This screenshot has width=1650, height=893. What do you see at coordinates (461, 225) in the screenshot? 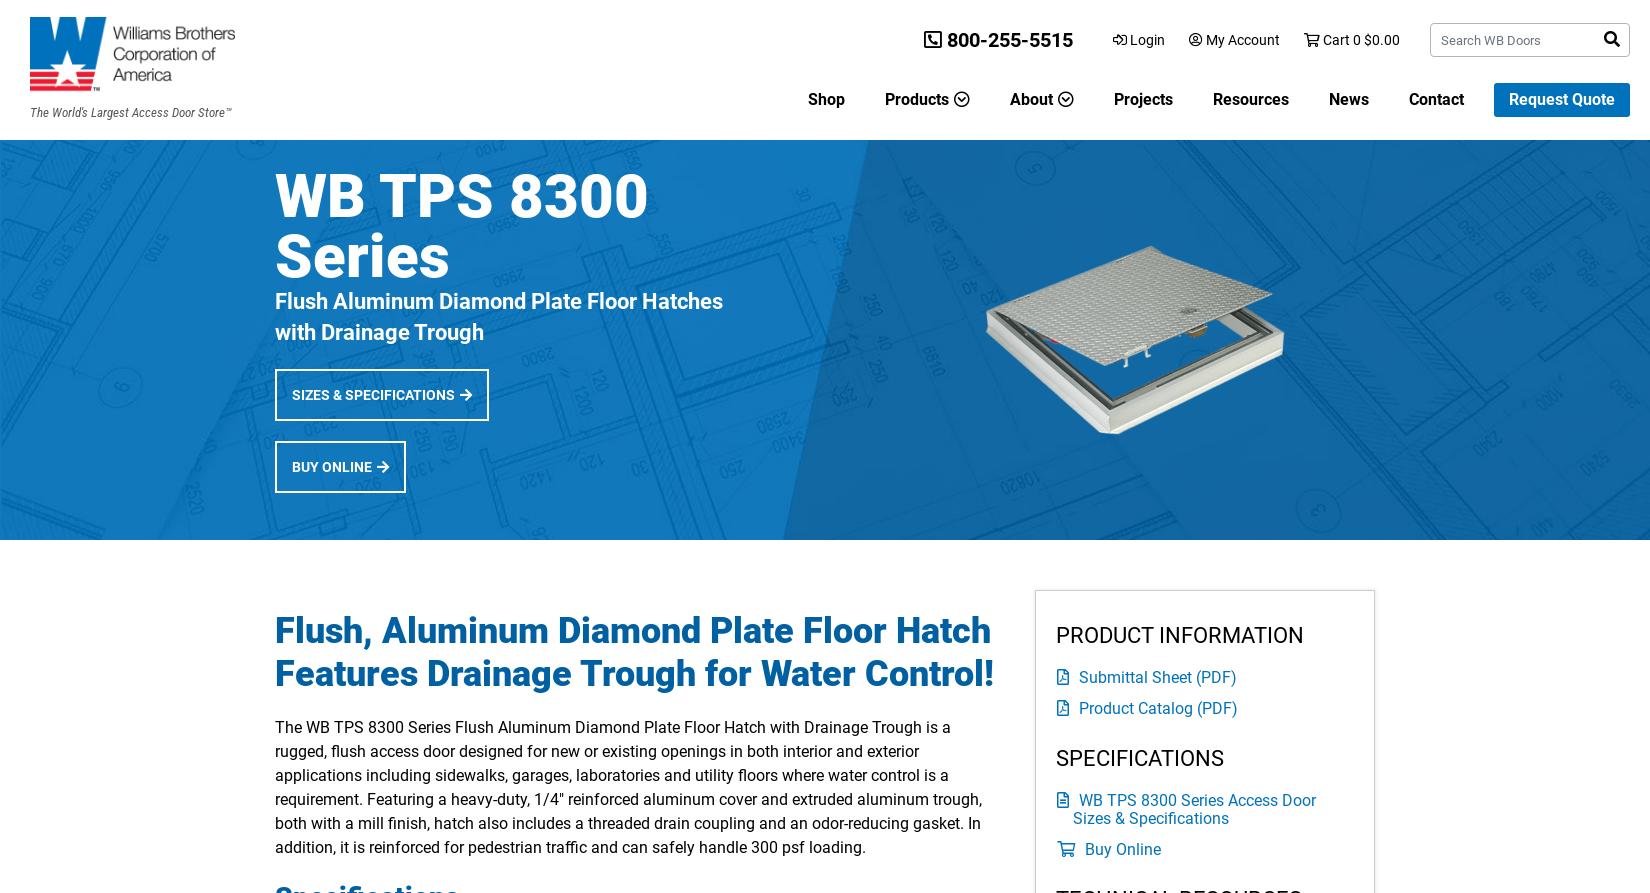
I see `'WB TPS 8300 Series'` at bounding box center [461, 225].